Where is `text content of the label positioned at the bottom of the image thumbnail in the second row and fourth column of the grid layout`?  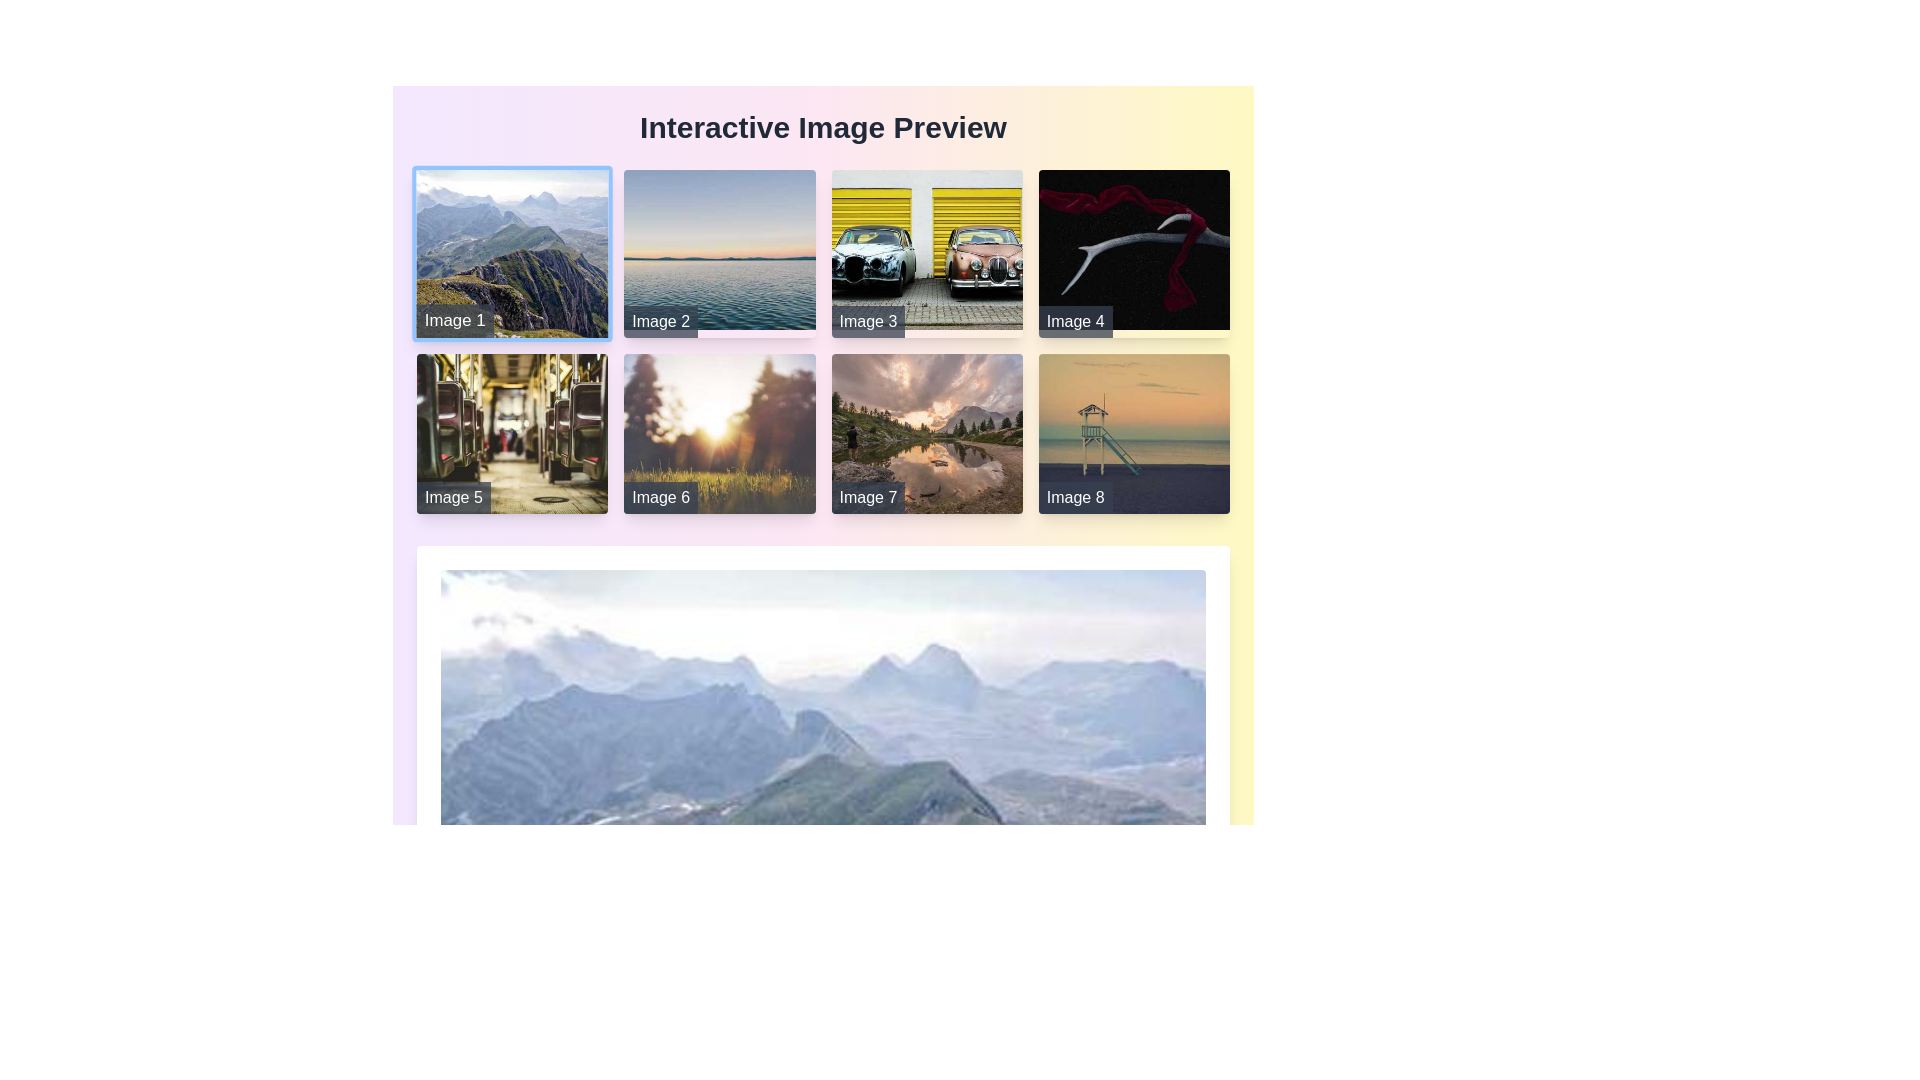
text content of the label positioned at the bottom of the image thumbnail in the second row and fourth column of the grid layout is located at coordinates (1074, 320).